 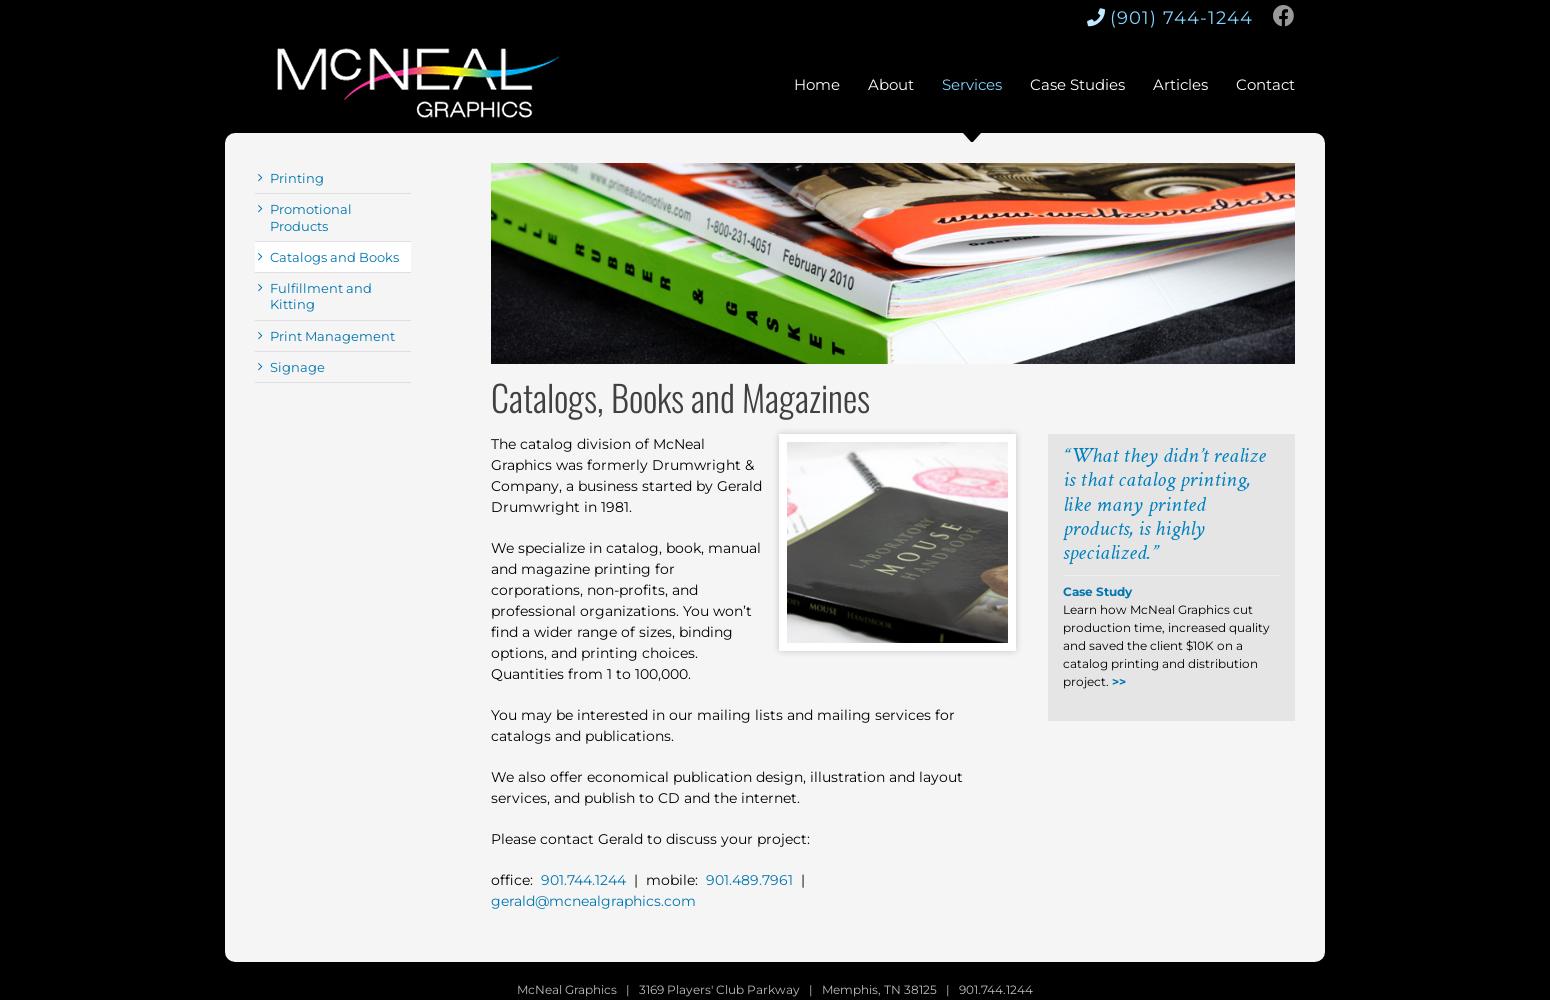 I want to click on 'Promotional Products', so click(x=310, y=216).